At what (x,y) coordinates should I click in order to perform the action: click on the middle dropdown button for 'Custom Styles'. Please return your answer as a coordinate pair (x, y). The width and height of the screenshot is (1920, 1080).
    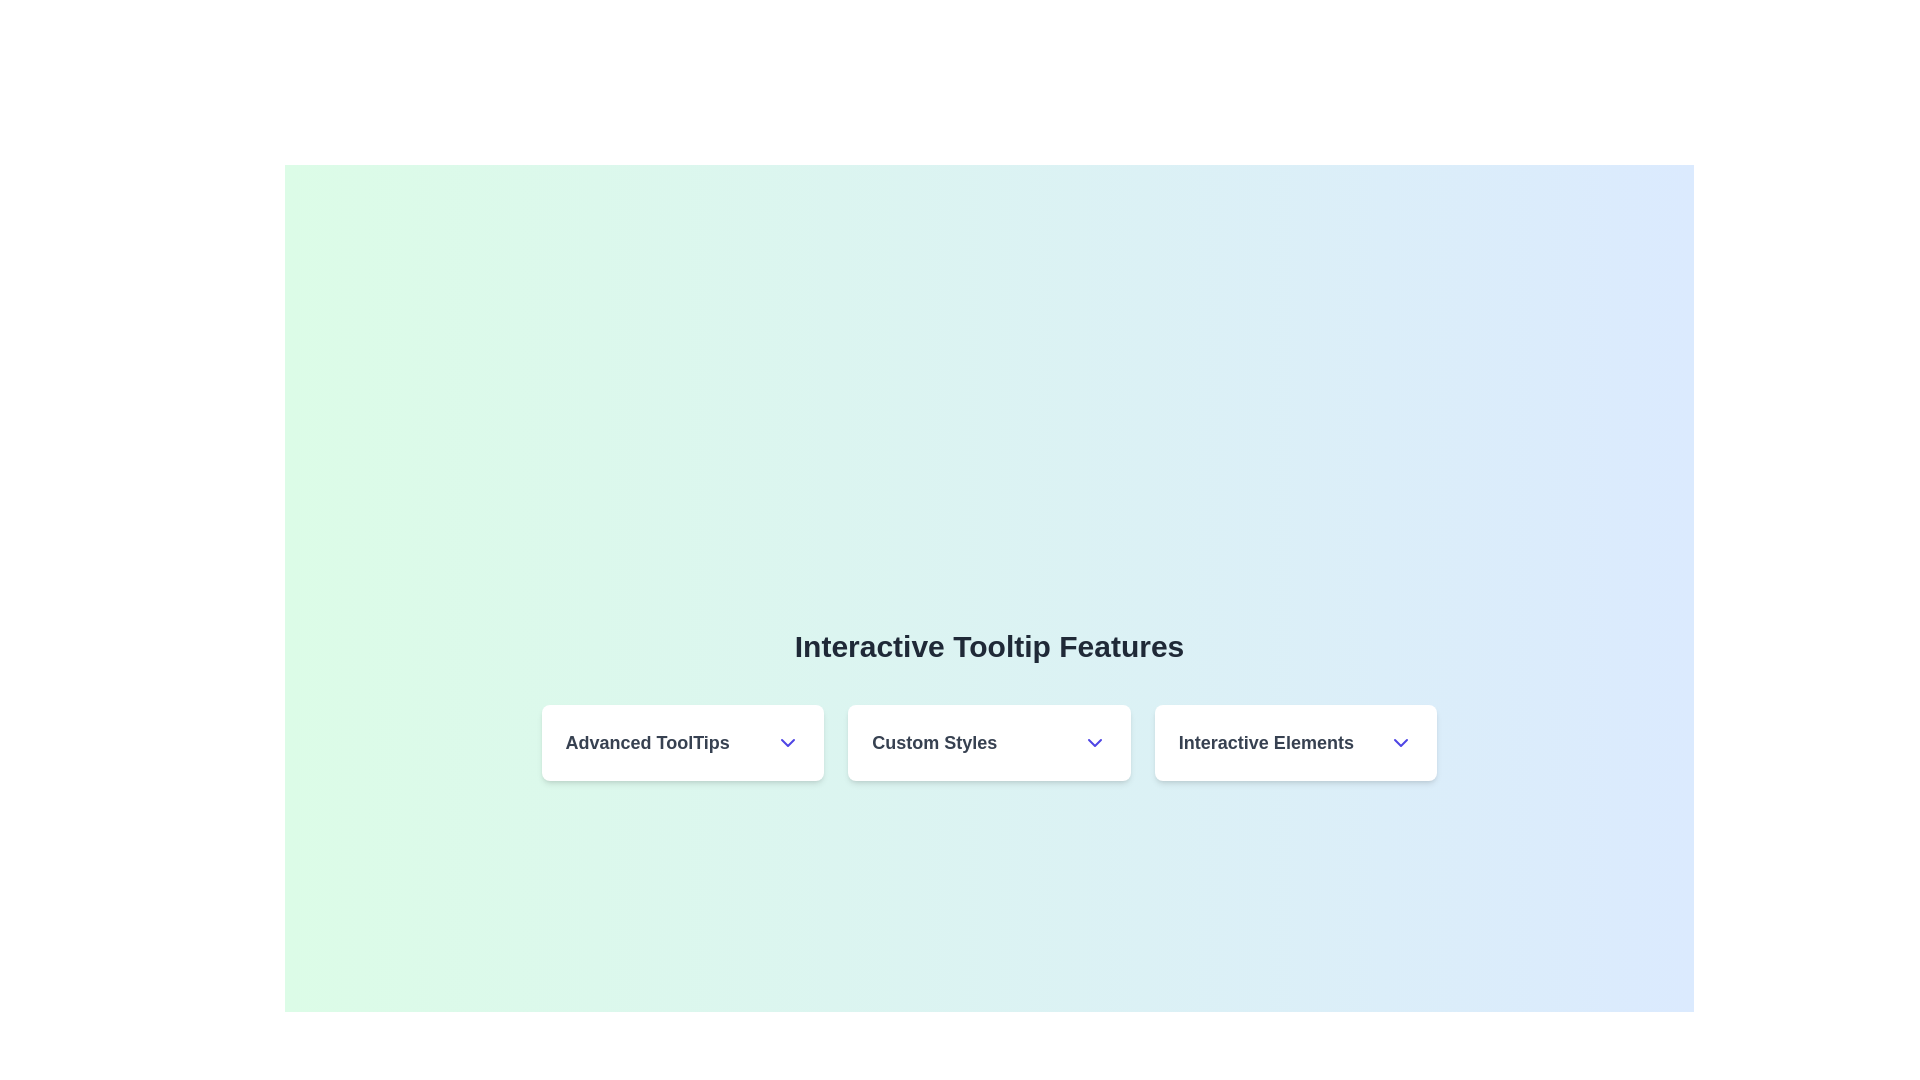
    Looking at the image, I should click on (989, 743).